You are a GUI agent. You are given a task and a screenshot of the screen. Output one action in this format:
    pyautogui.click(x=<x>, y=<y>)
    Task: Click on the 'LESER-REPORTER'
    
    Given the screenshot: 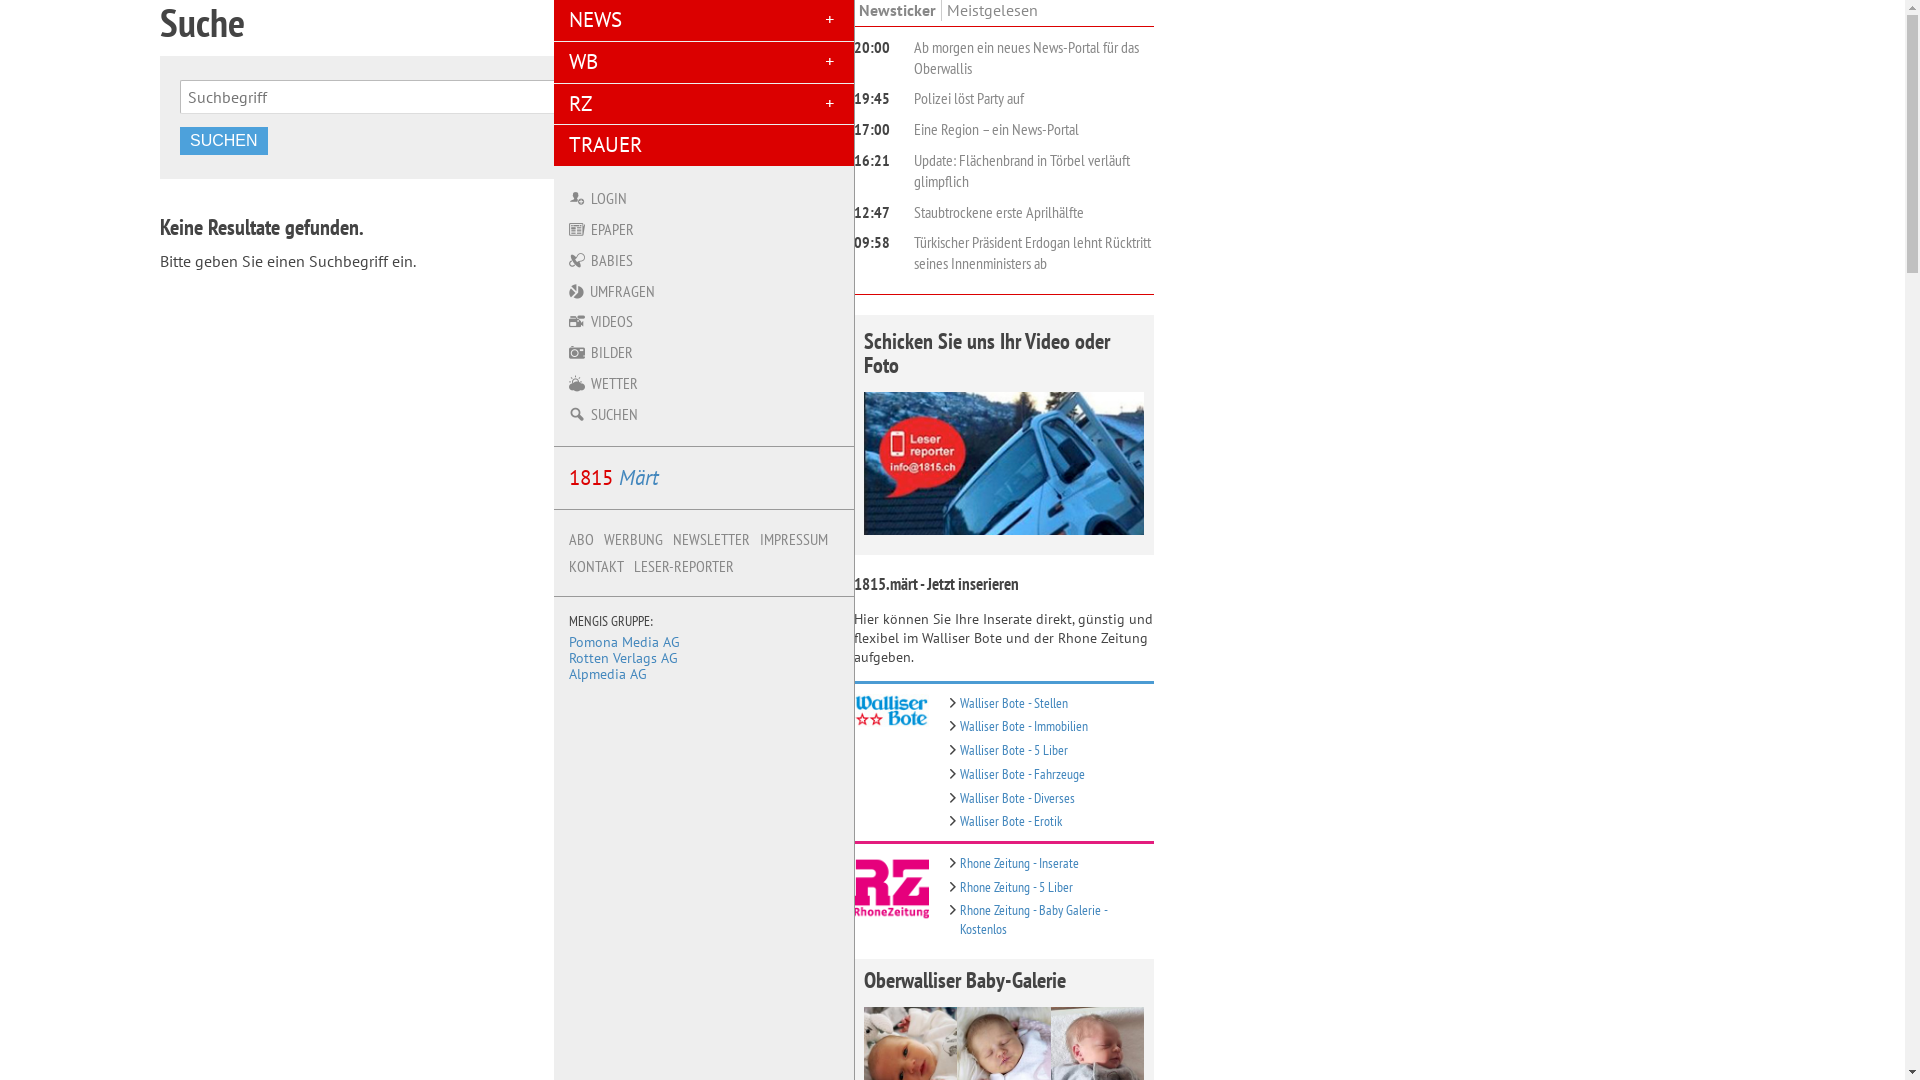 What is the action you would take?
    pyautogui.click(x=683, y=566)
    